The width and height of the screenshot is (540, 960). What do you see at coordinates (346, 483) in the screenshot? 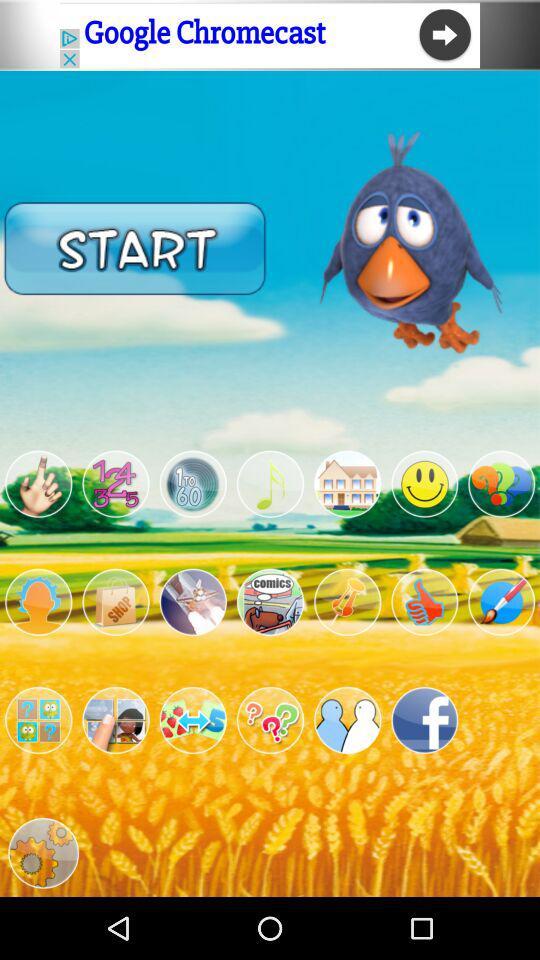
I see `advertisement` at bounding box center [346, 483].